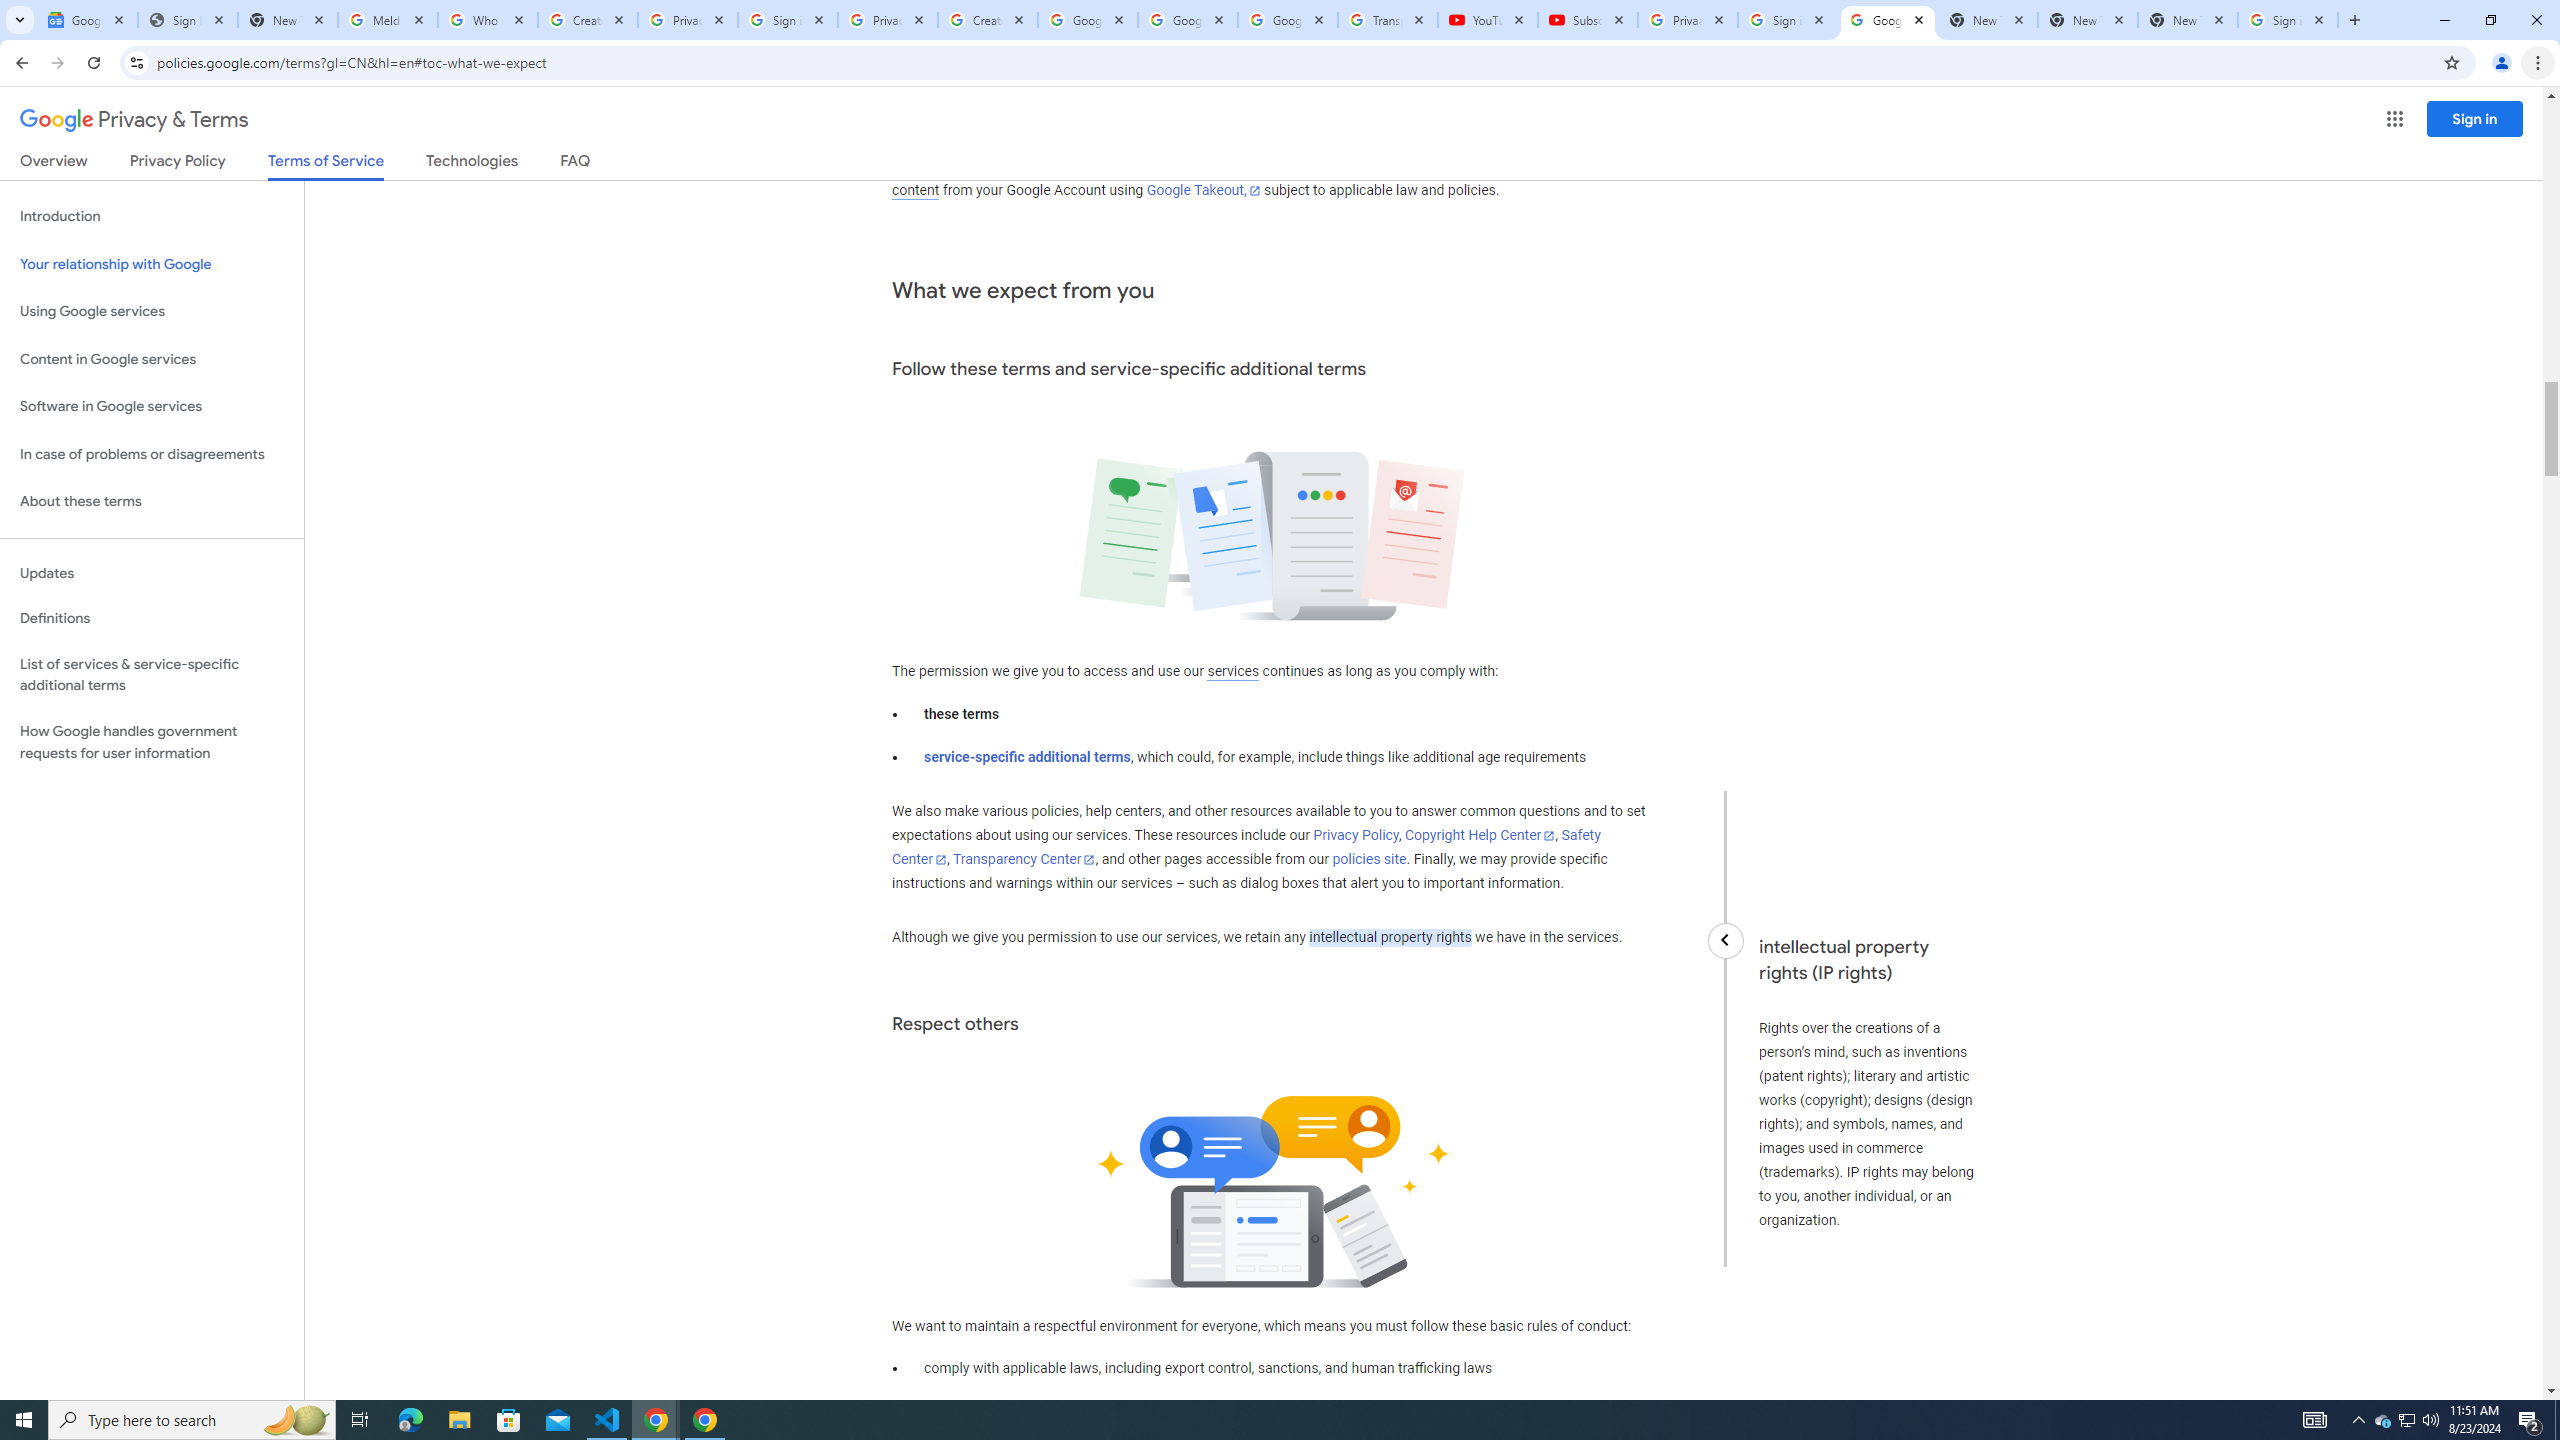 The height and width of the screenshot is (1440, 2560). What do you see at coordinates (1244, 846) in the screenshot?
I see `'Safety Center'` at bounding box center [1244, 846].